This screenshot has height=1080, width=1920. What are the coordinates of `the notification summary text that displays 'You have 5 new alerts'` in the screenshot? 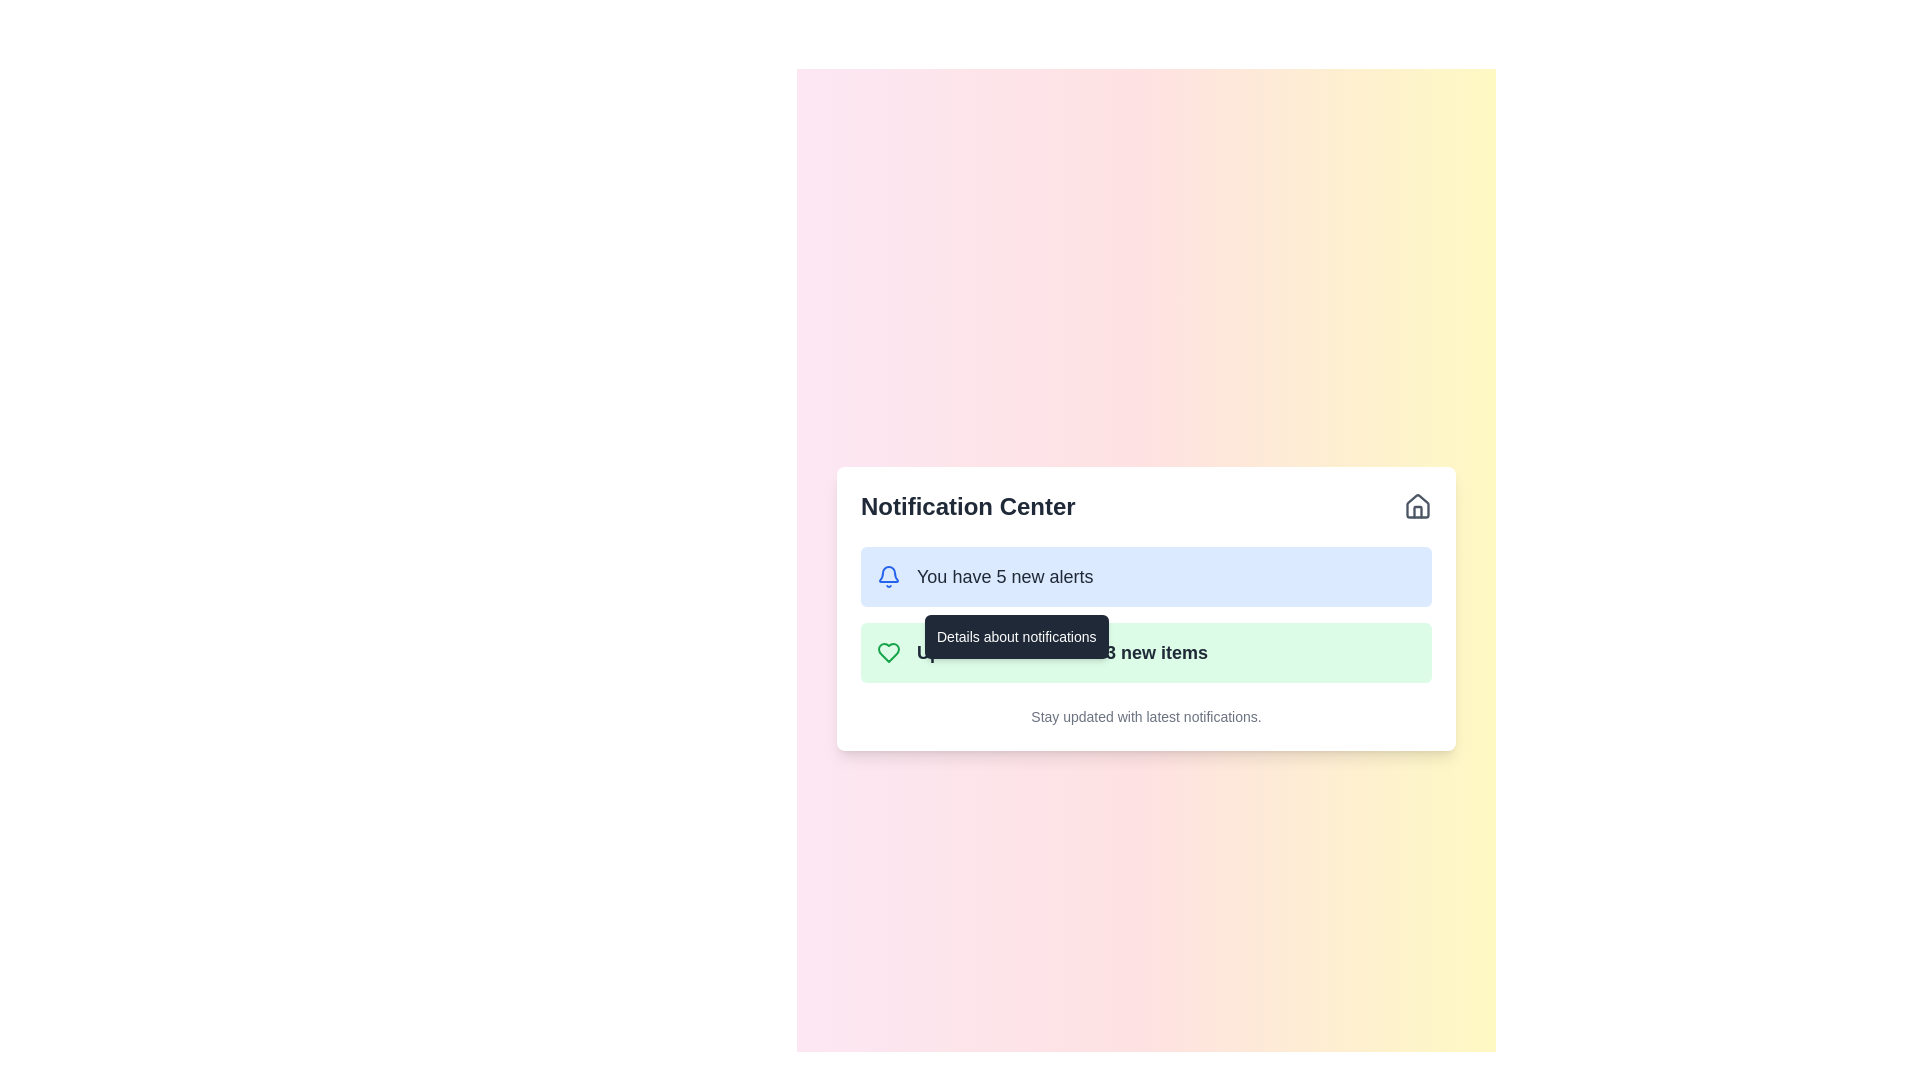 It's located at (1004, 577).